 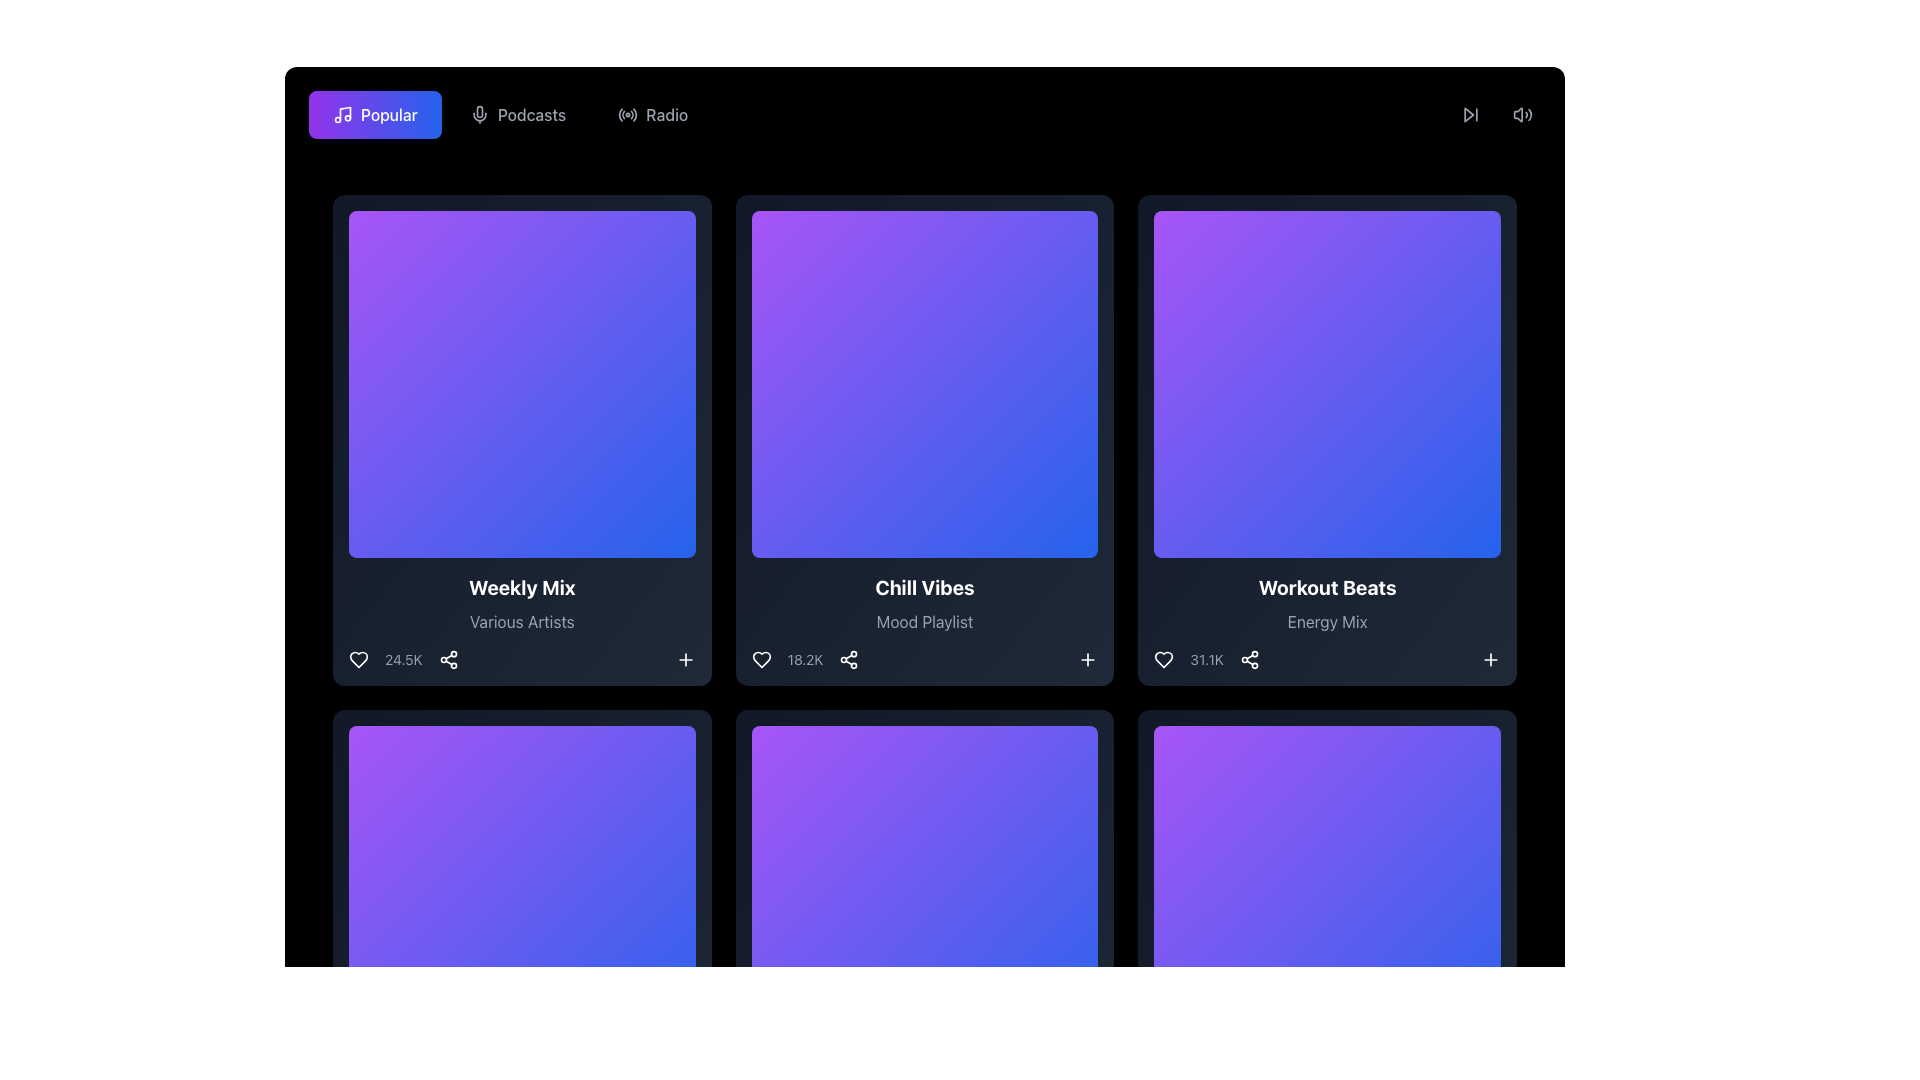 What do you see at coordinates (760, 659) in the screenshot?
I see `the heart-shaped icon located in the second card of the top row, below the title 'Chill Vibes', to favorite the item` at bounding box center [760, 659].